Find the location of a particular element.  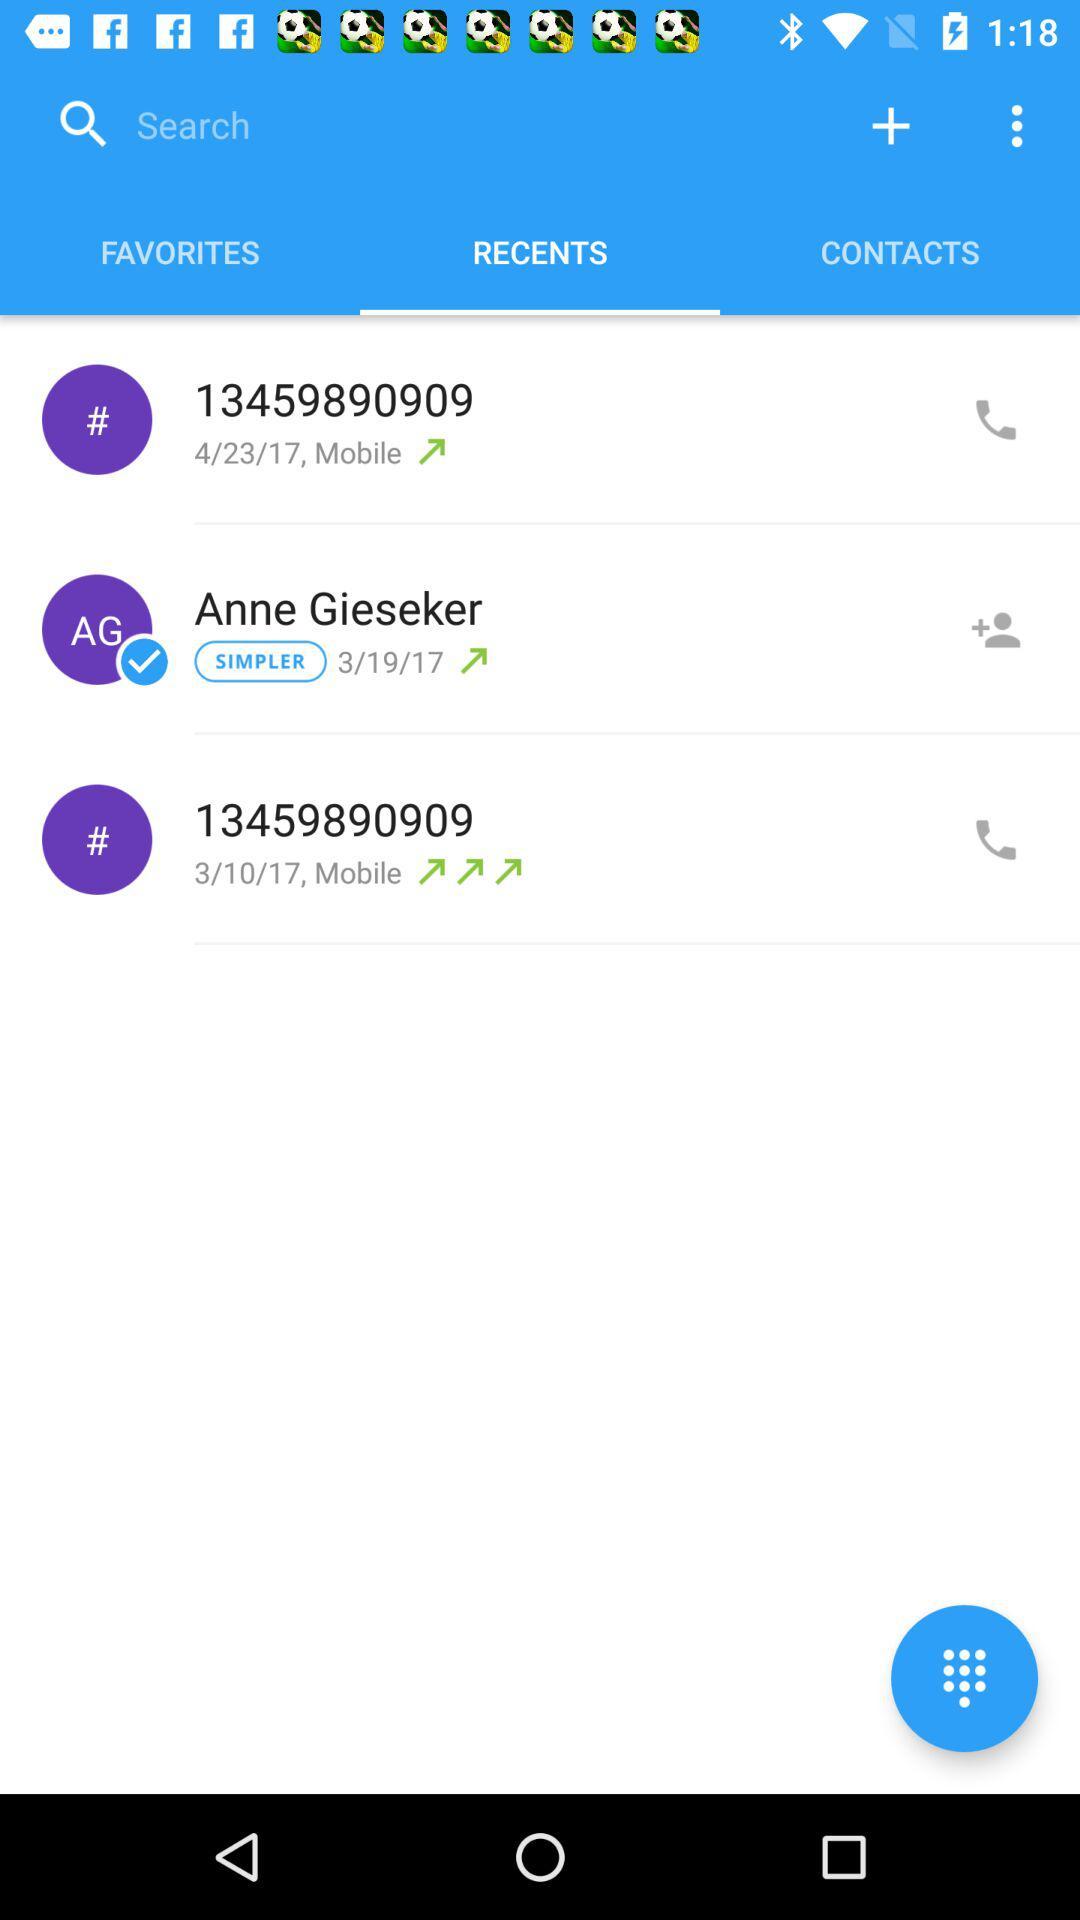

the dialpad icon is located at coordinates (963, 1678).